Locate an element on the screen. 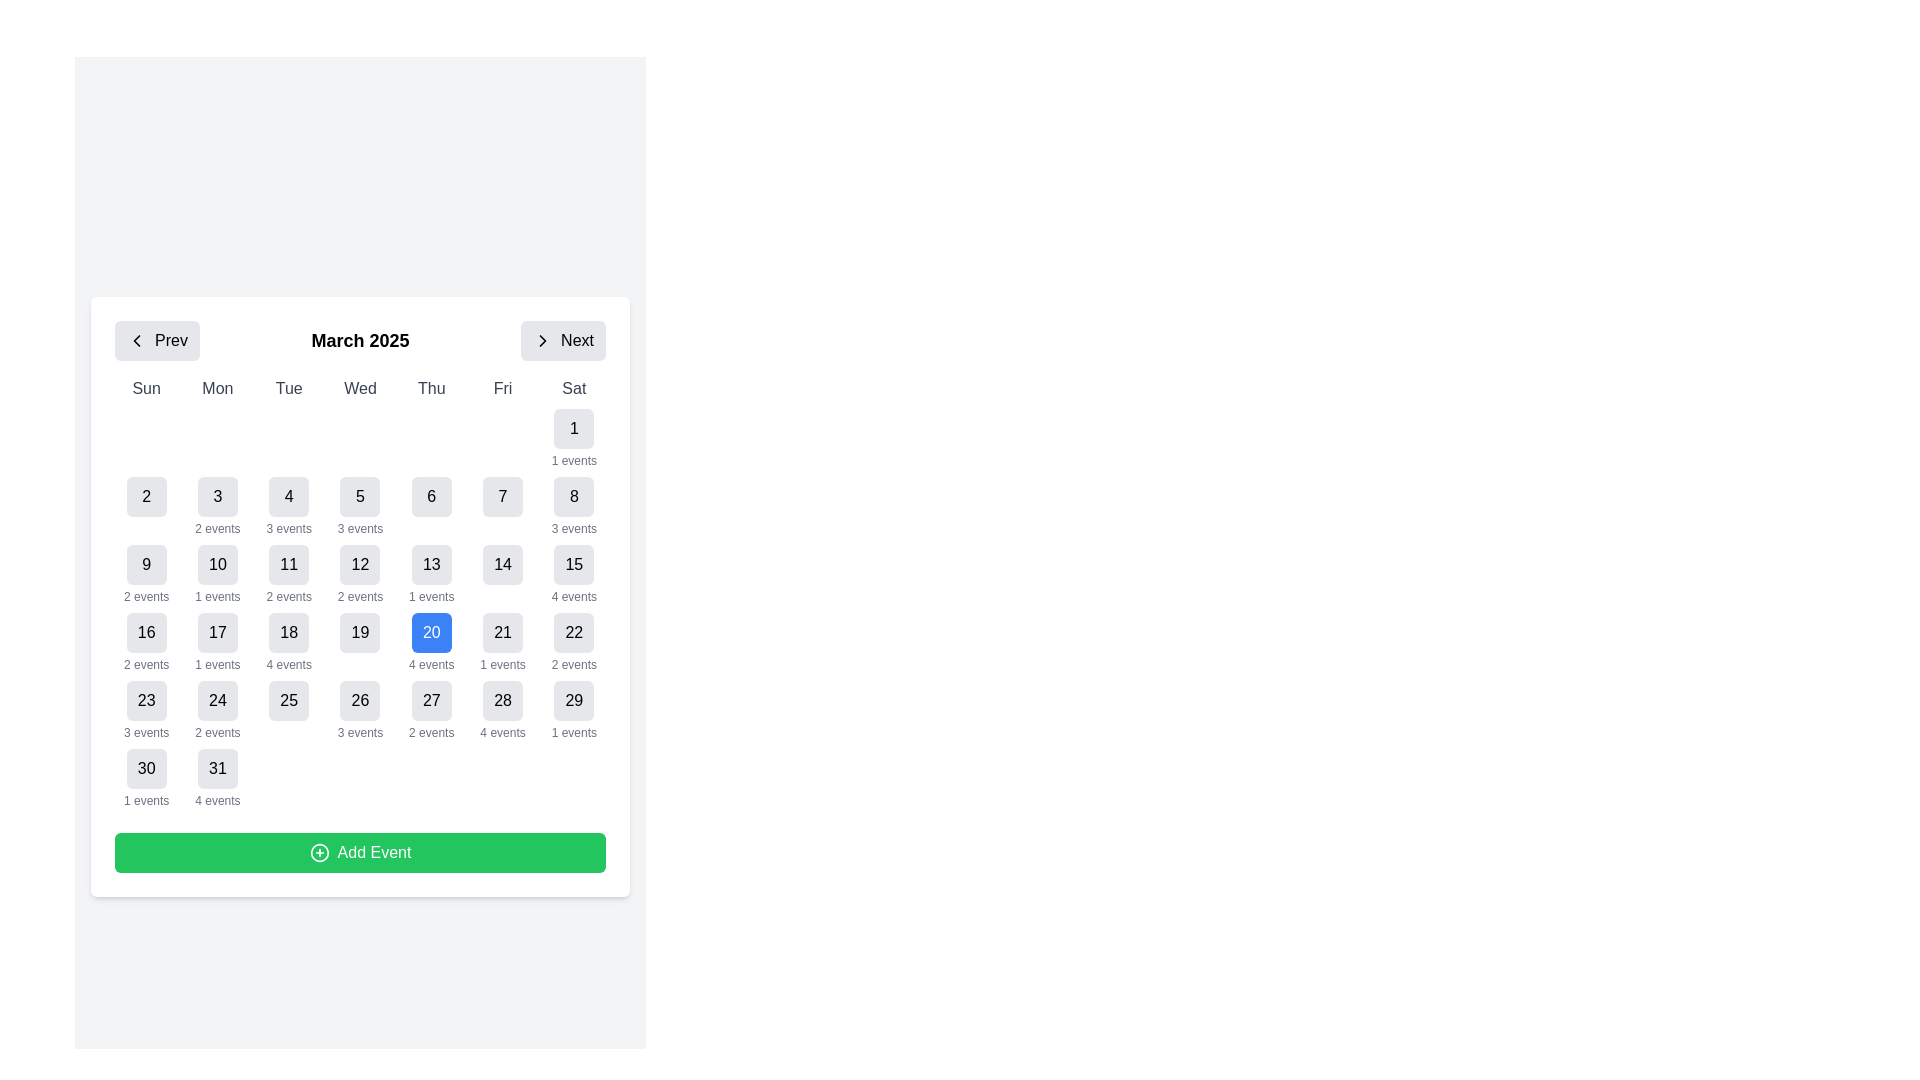 This screenshot has width=1920, height=1080. the rounded rectangular button labeled '5' for keyboard navigation is located at coordinates (360, 496).